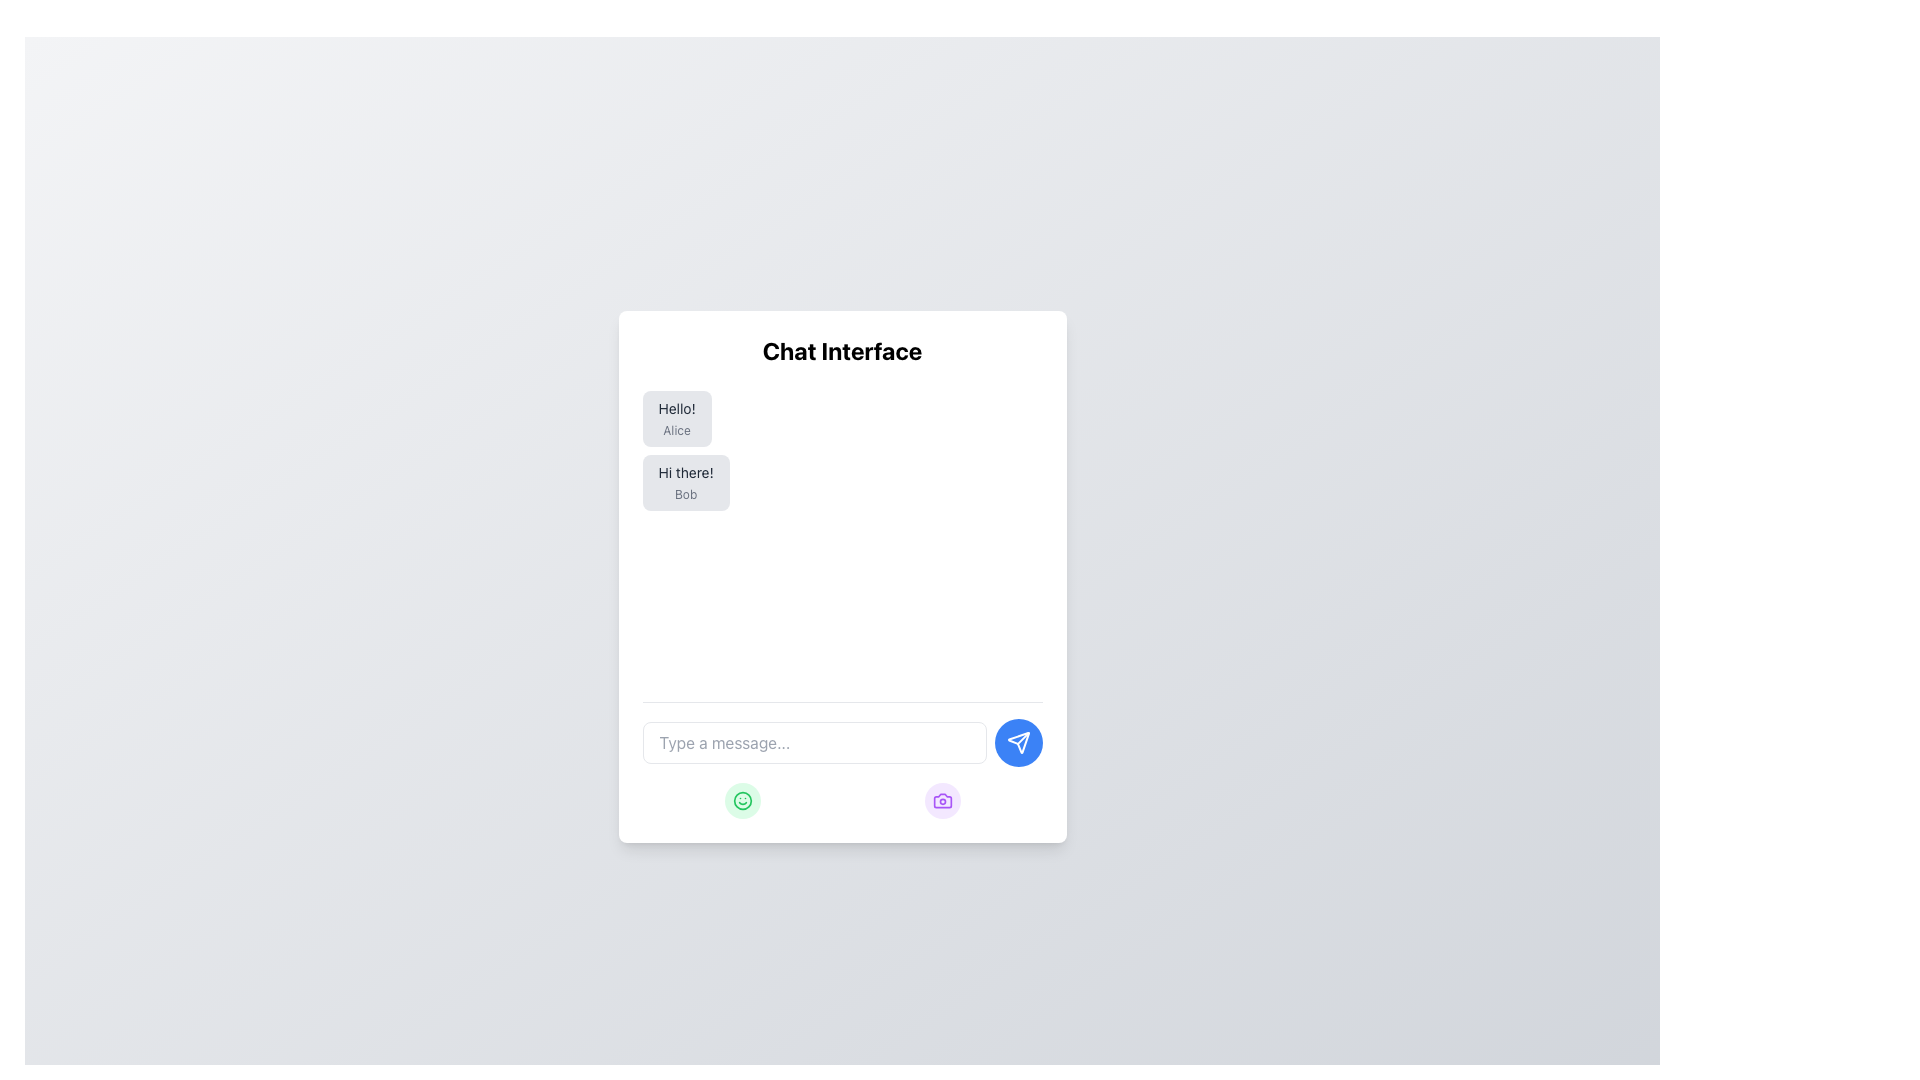  What do you see at coordinates (677, 418) in the screenshot?
I see `the chat message block containing 'Hello!' in bold and 'Alice' in a smaller font, located in the top-left section of the chat message area` at bounding box center [677, 418].